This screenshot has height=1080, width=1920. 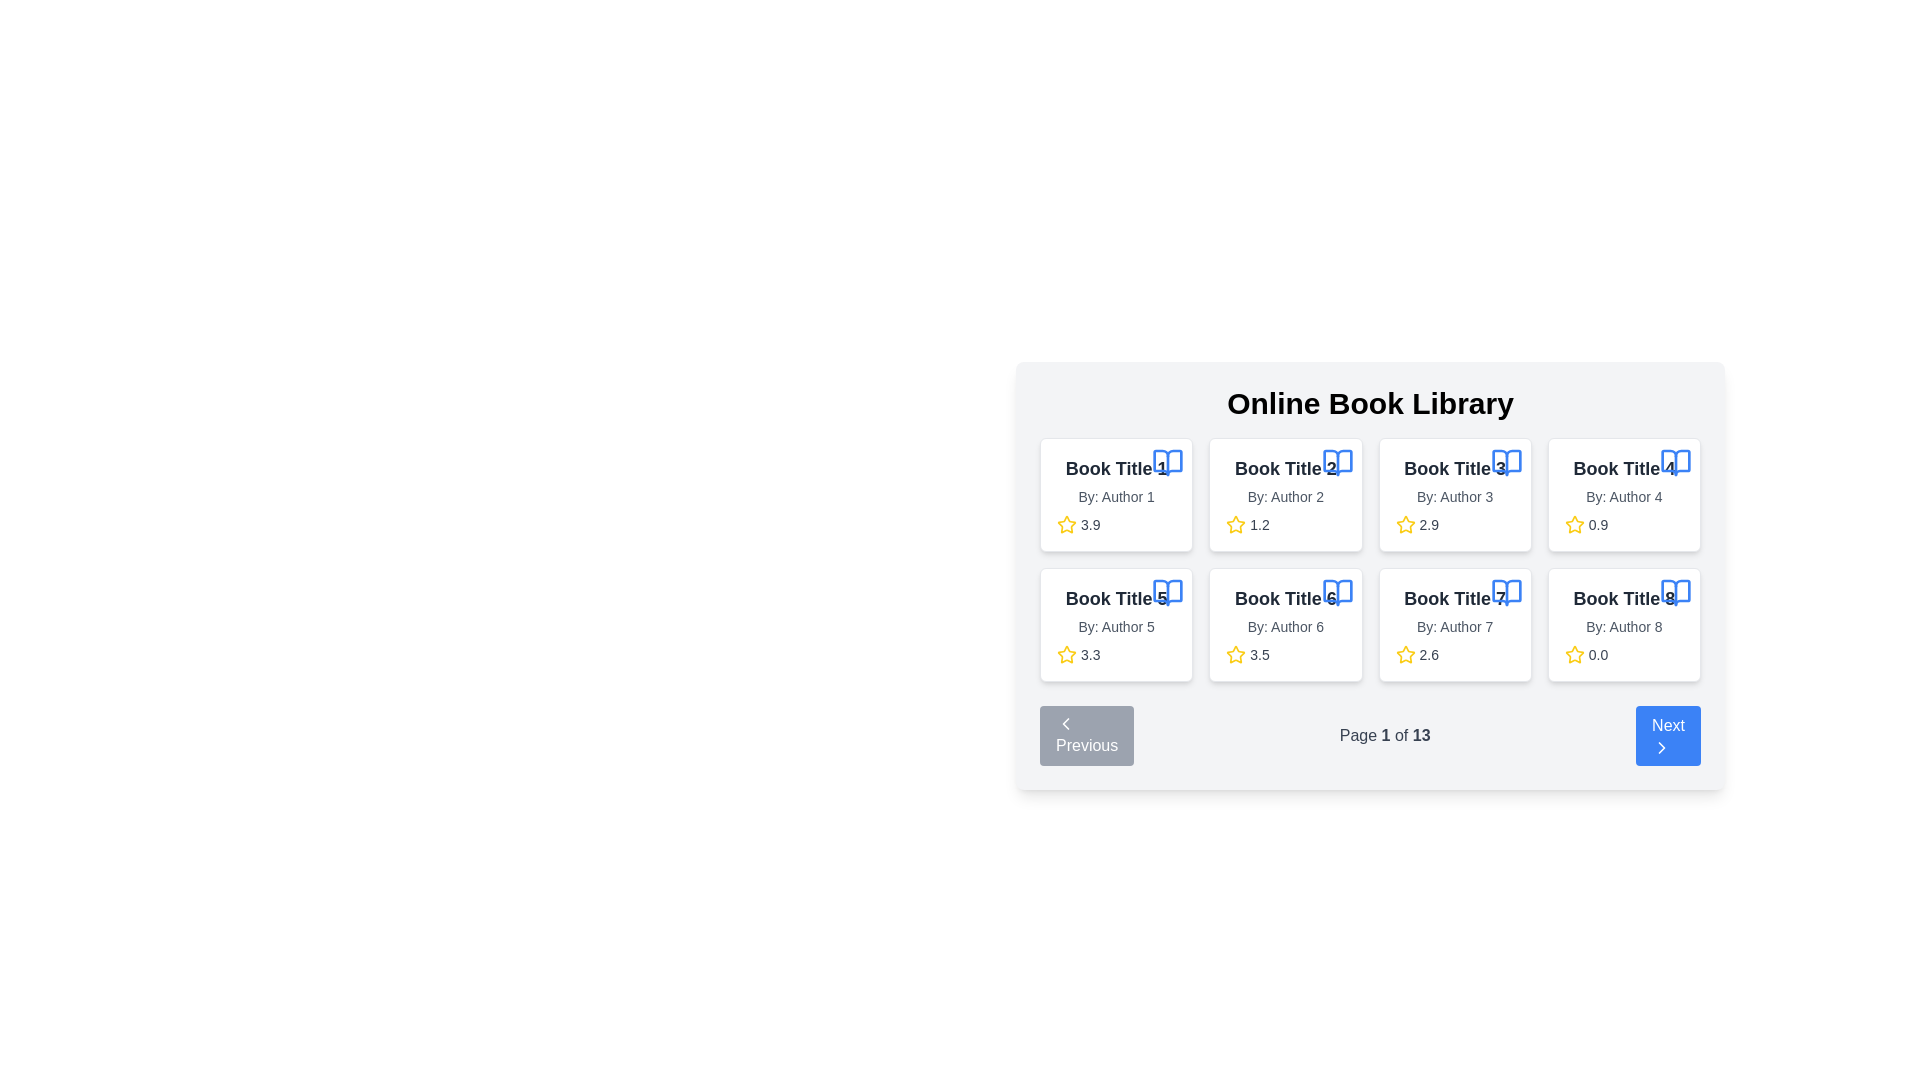 What do you see at coordinates (1115, 496) in the screenshot?
I see `the static text label indicating the author of 'Book Title 1', located below the title text and above the rating section in the top-left corner of the card` at bounding box center [1115, 496].